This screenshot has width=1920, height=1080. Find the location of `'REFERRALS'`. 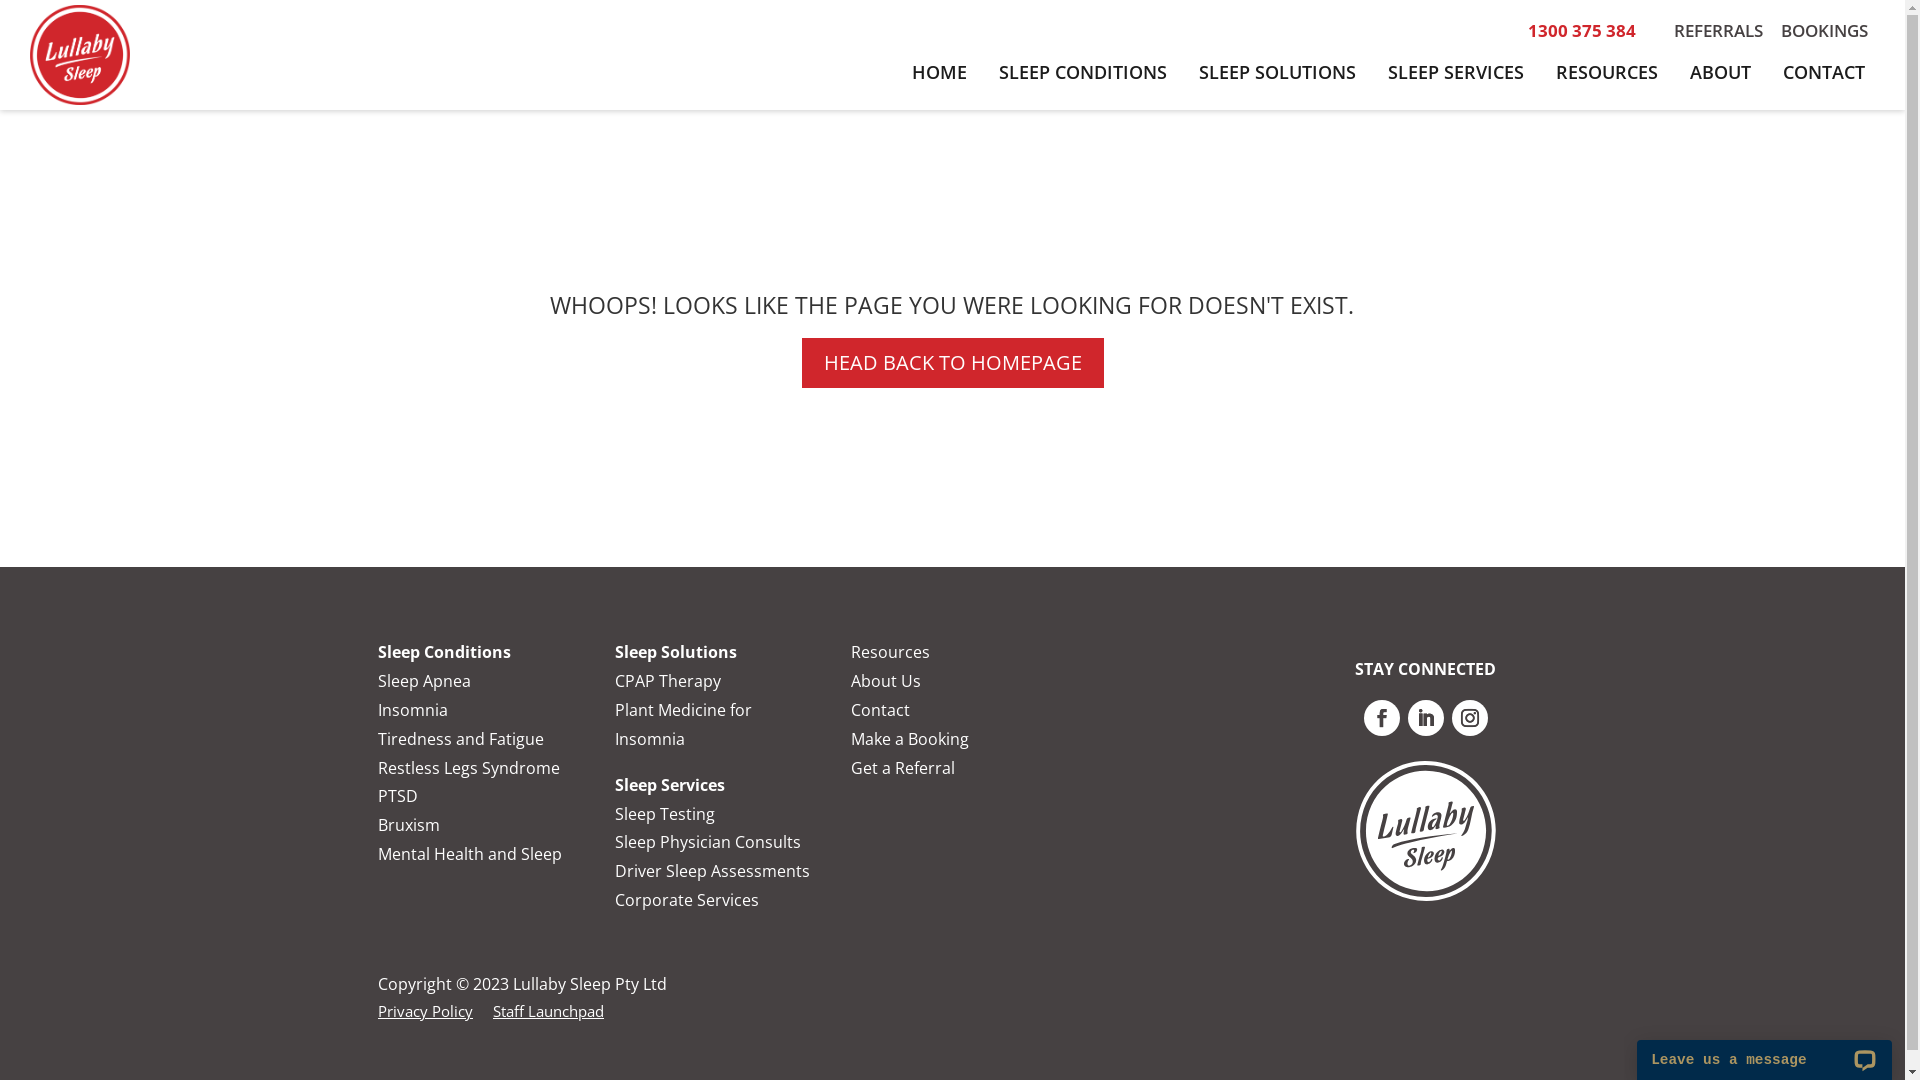

'REFERRALS' is located at coordinates (1717, 30).